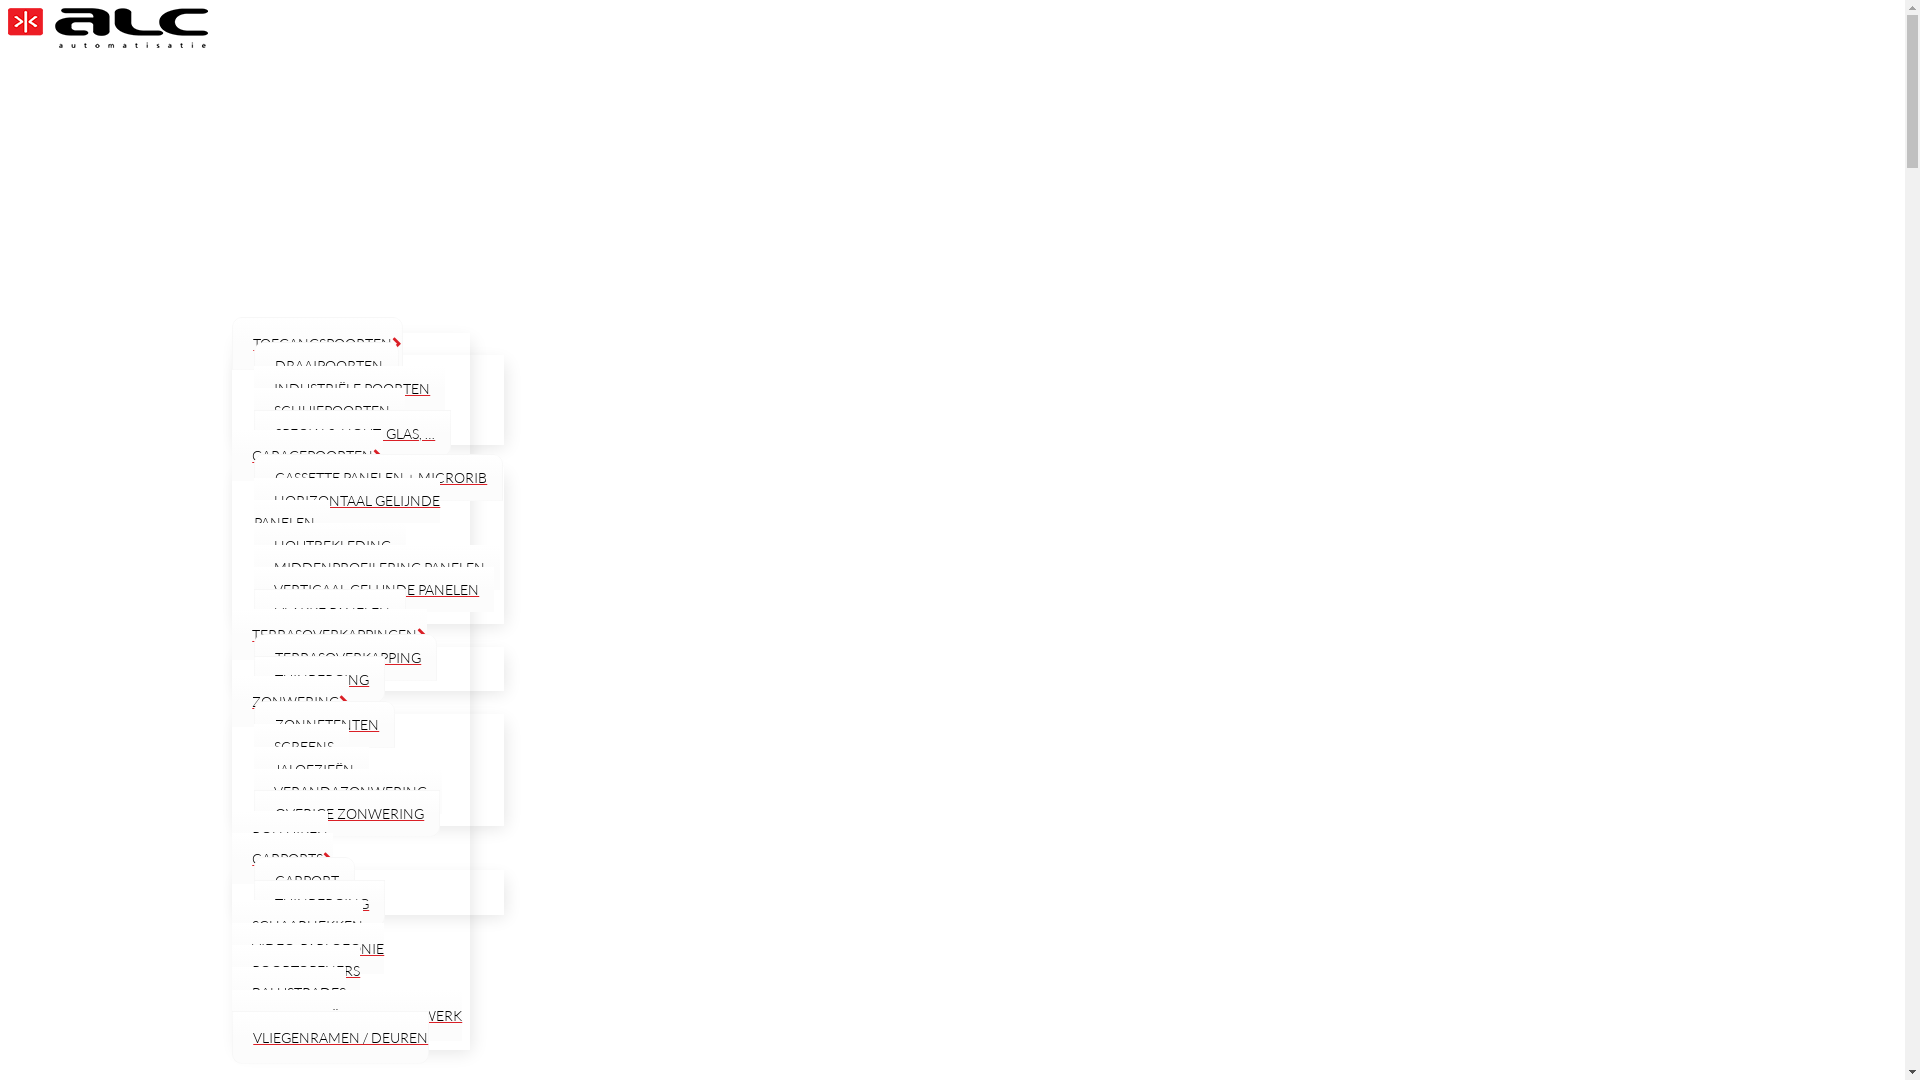 This screenshot has height=1080, width=1920. What do you see at coordinates (253, 678) in the screenshot?
I see `'TUINBERGING'` at bounding box center [253, 678].